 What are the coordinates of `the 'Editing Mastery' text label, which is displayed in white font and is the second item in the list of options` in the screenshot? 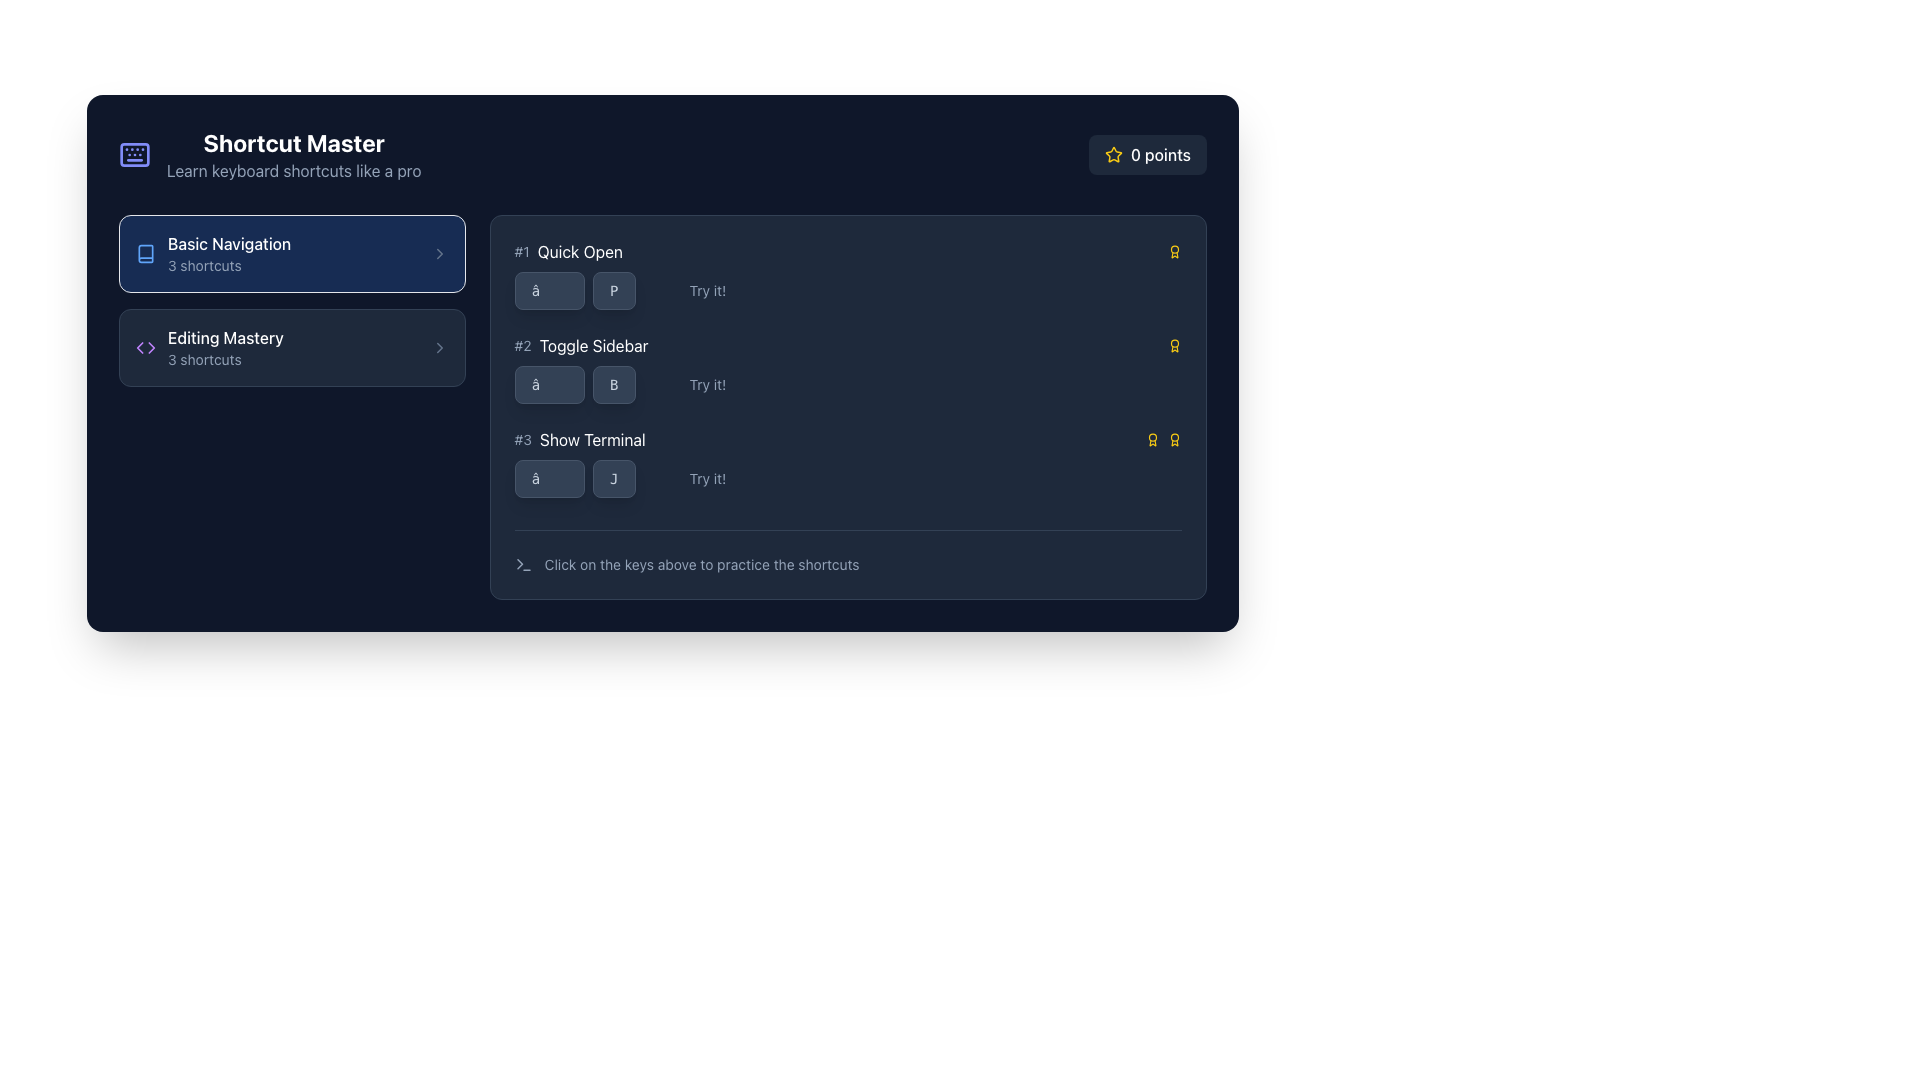 It's located at (225, 337).